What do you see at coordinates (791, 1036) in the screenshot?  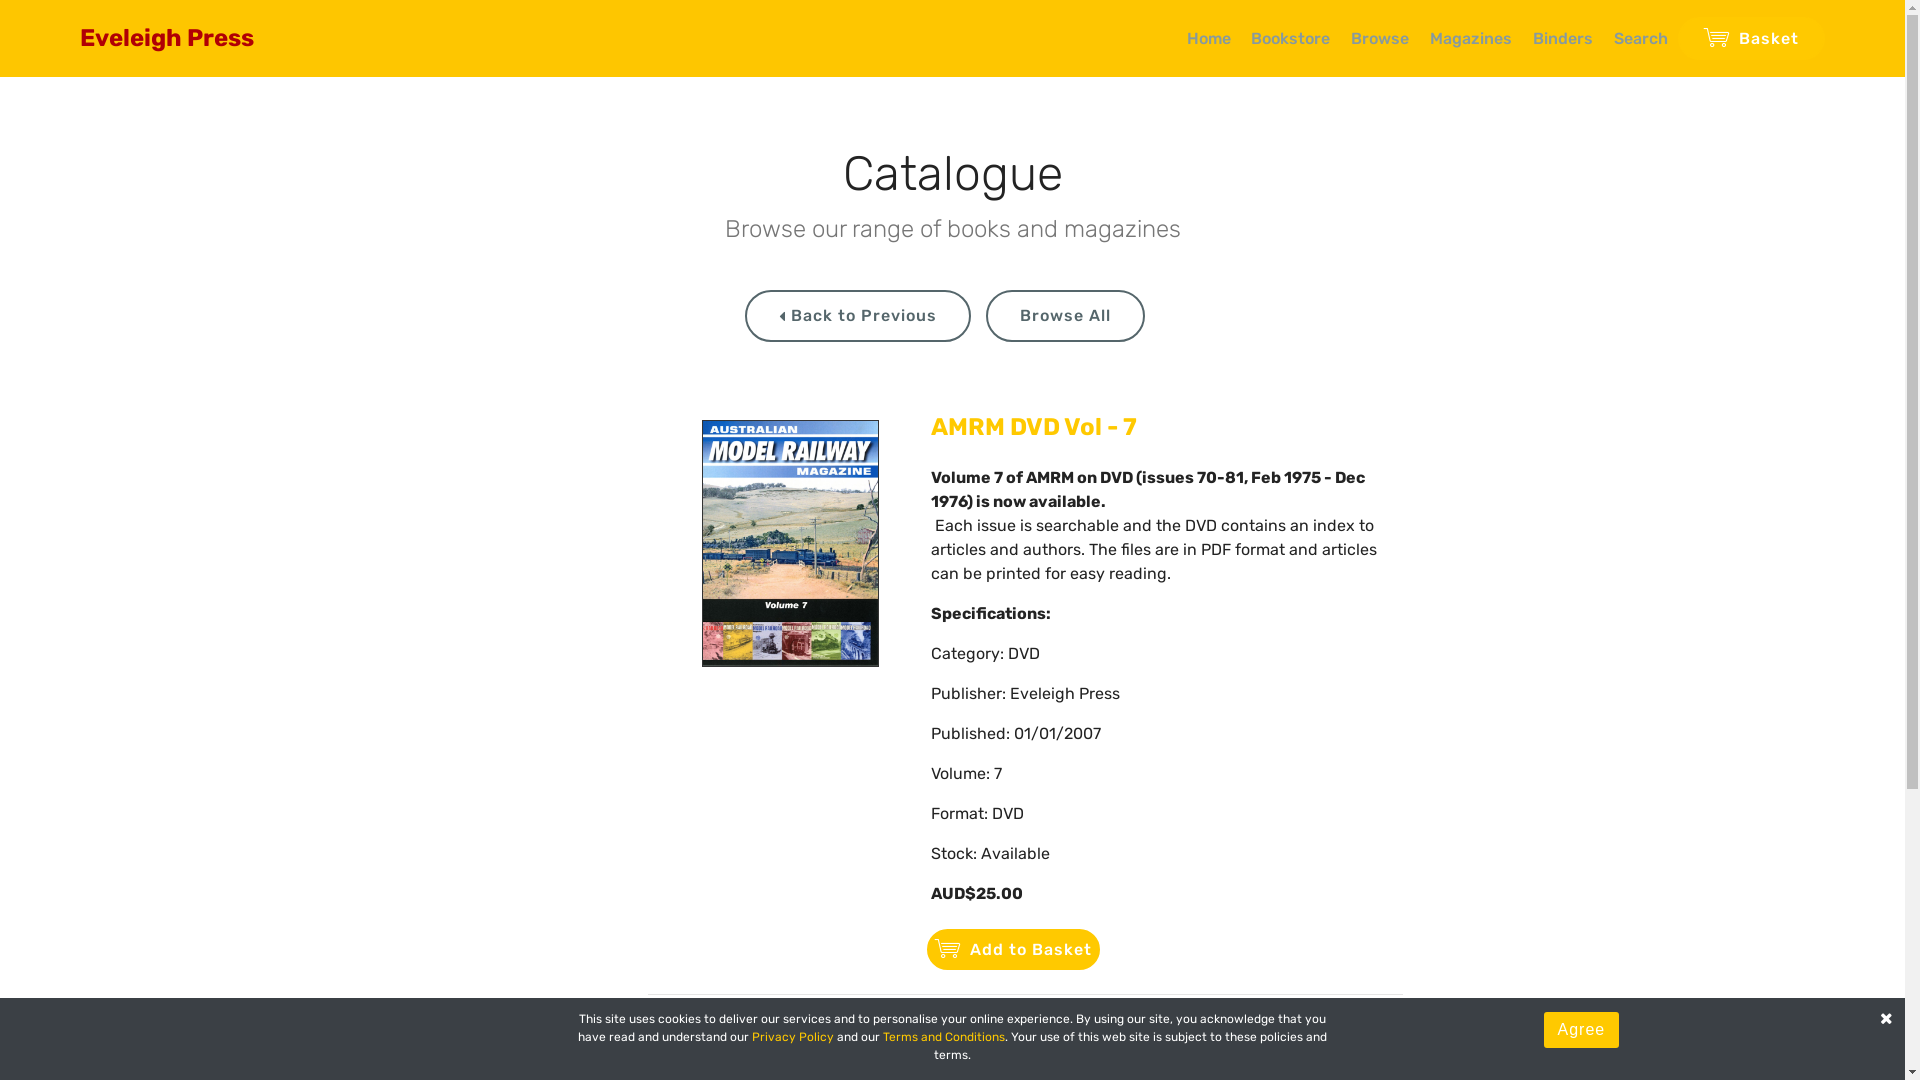 I see `'Privacy Policy'` at bounding box center [791, 1036].